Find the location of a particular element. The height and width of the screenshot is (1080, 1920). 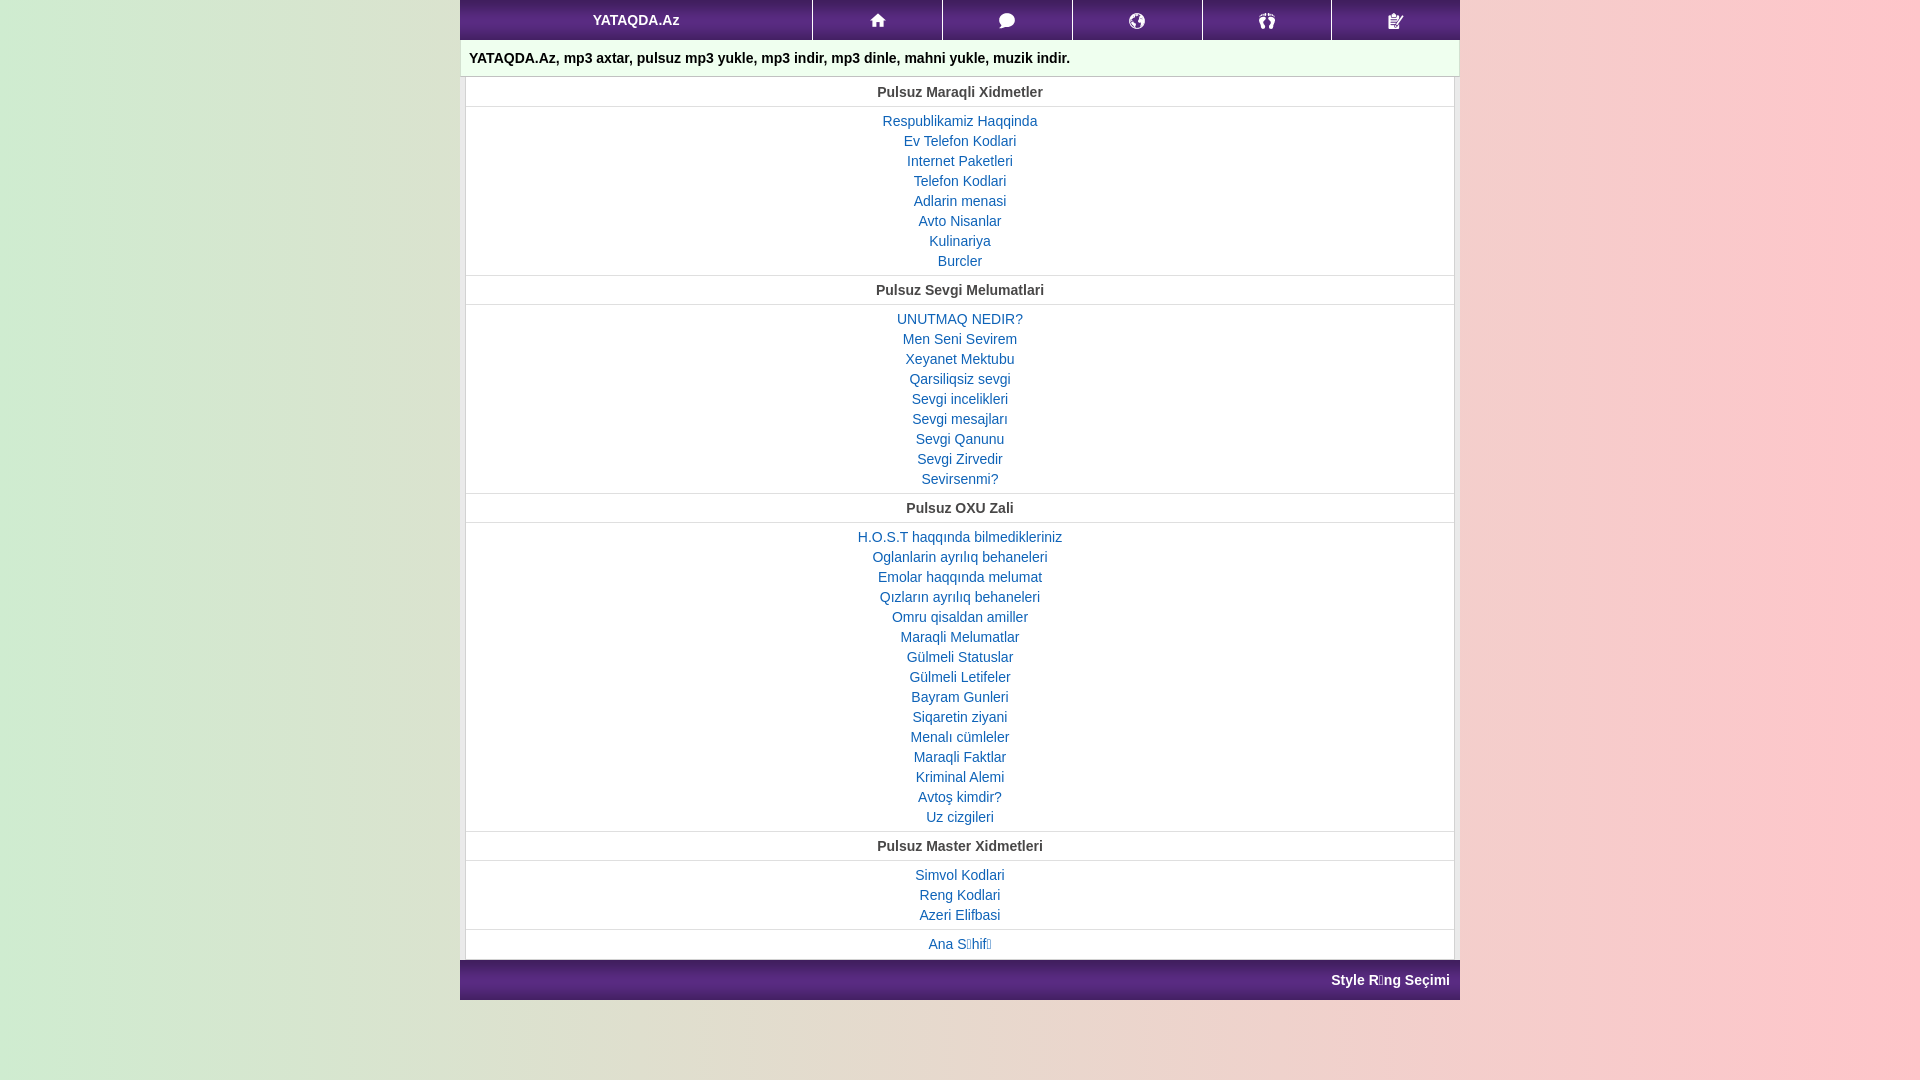

'Internet Paketleri' is located at coordinates (960, 160).